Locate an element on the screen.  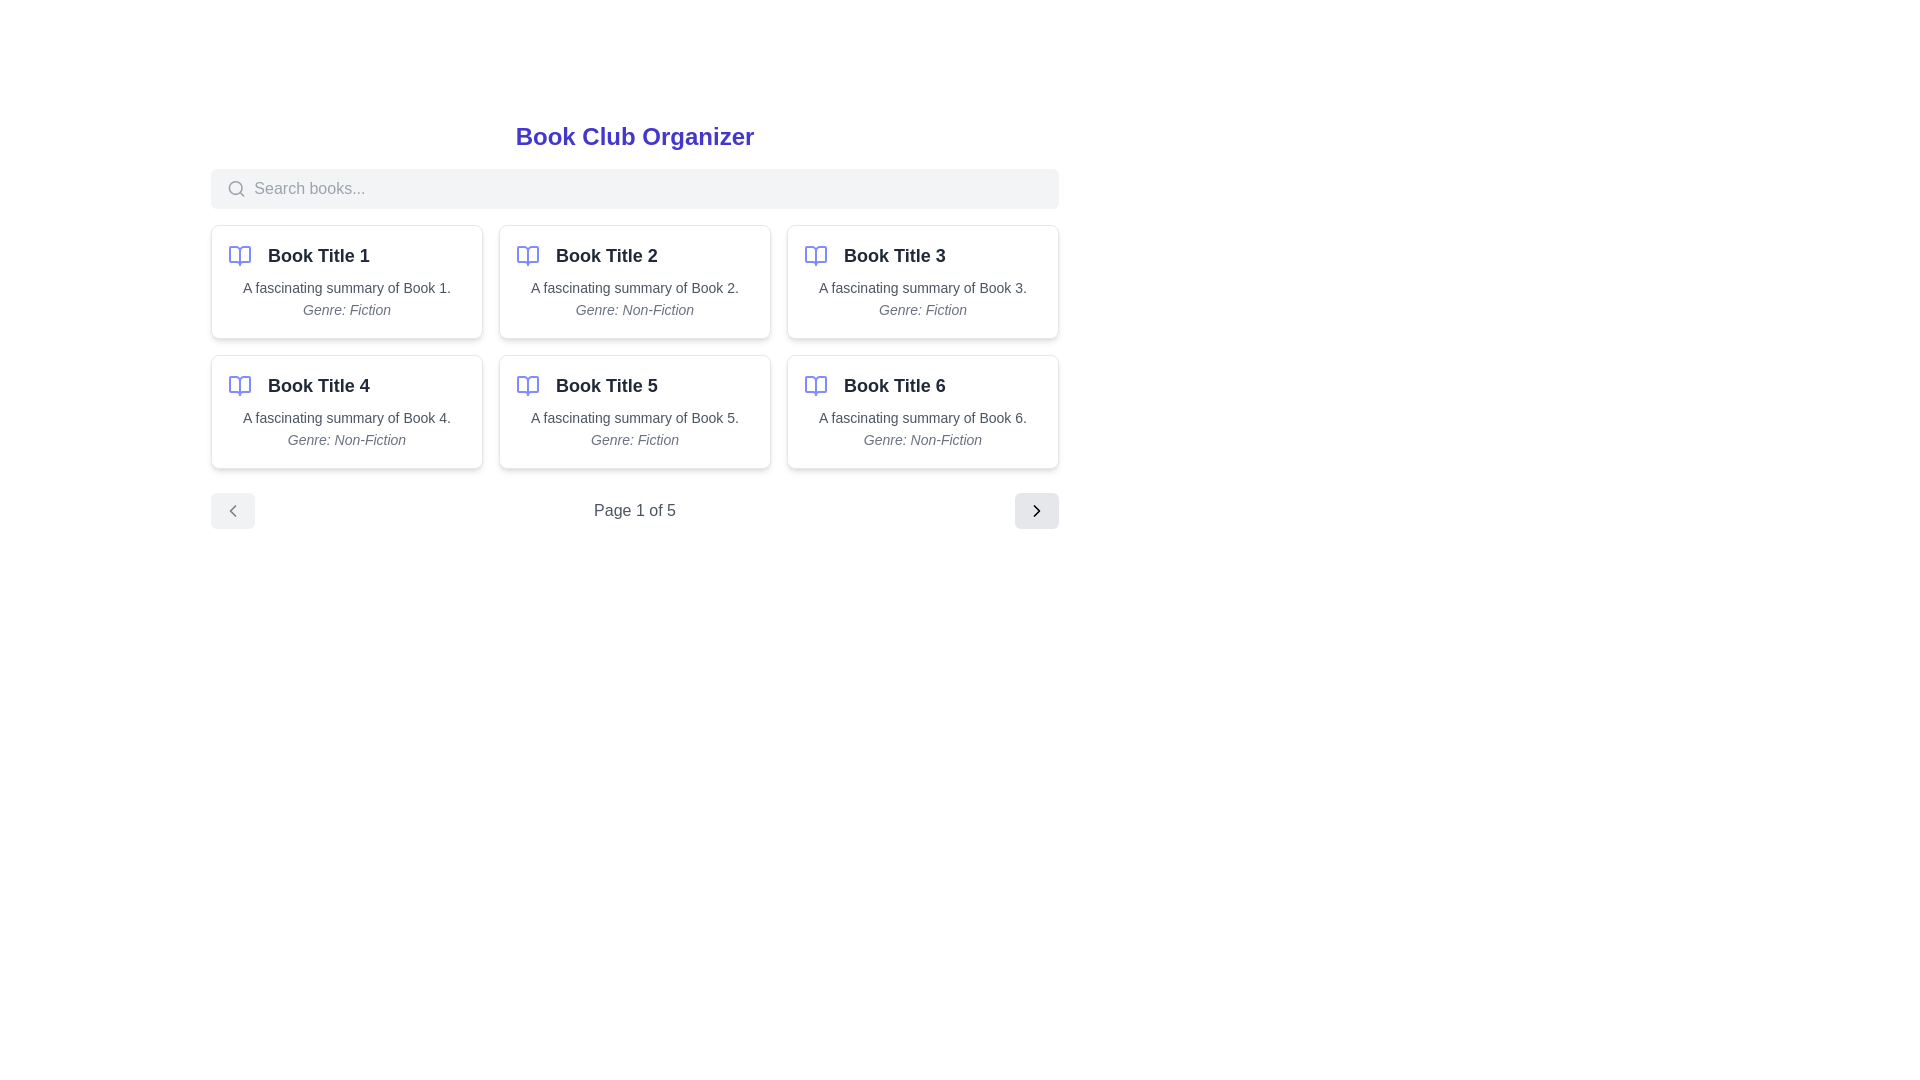
the book entry card in the 'Book Club Organizer' collection located in the bottom-right corner of the grid layout is located at coordinates (921, 411).